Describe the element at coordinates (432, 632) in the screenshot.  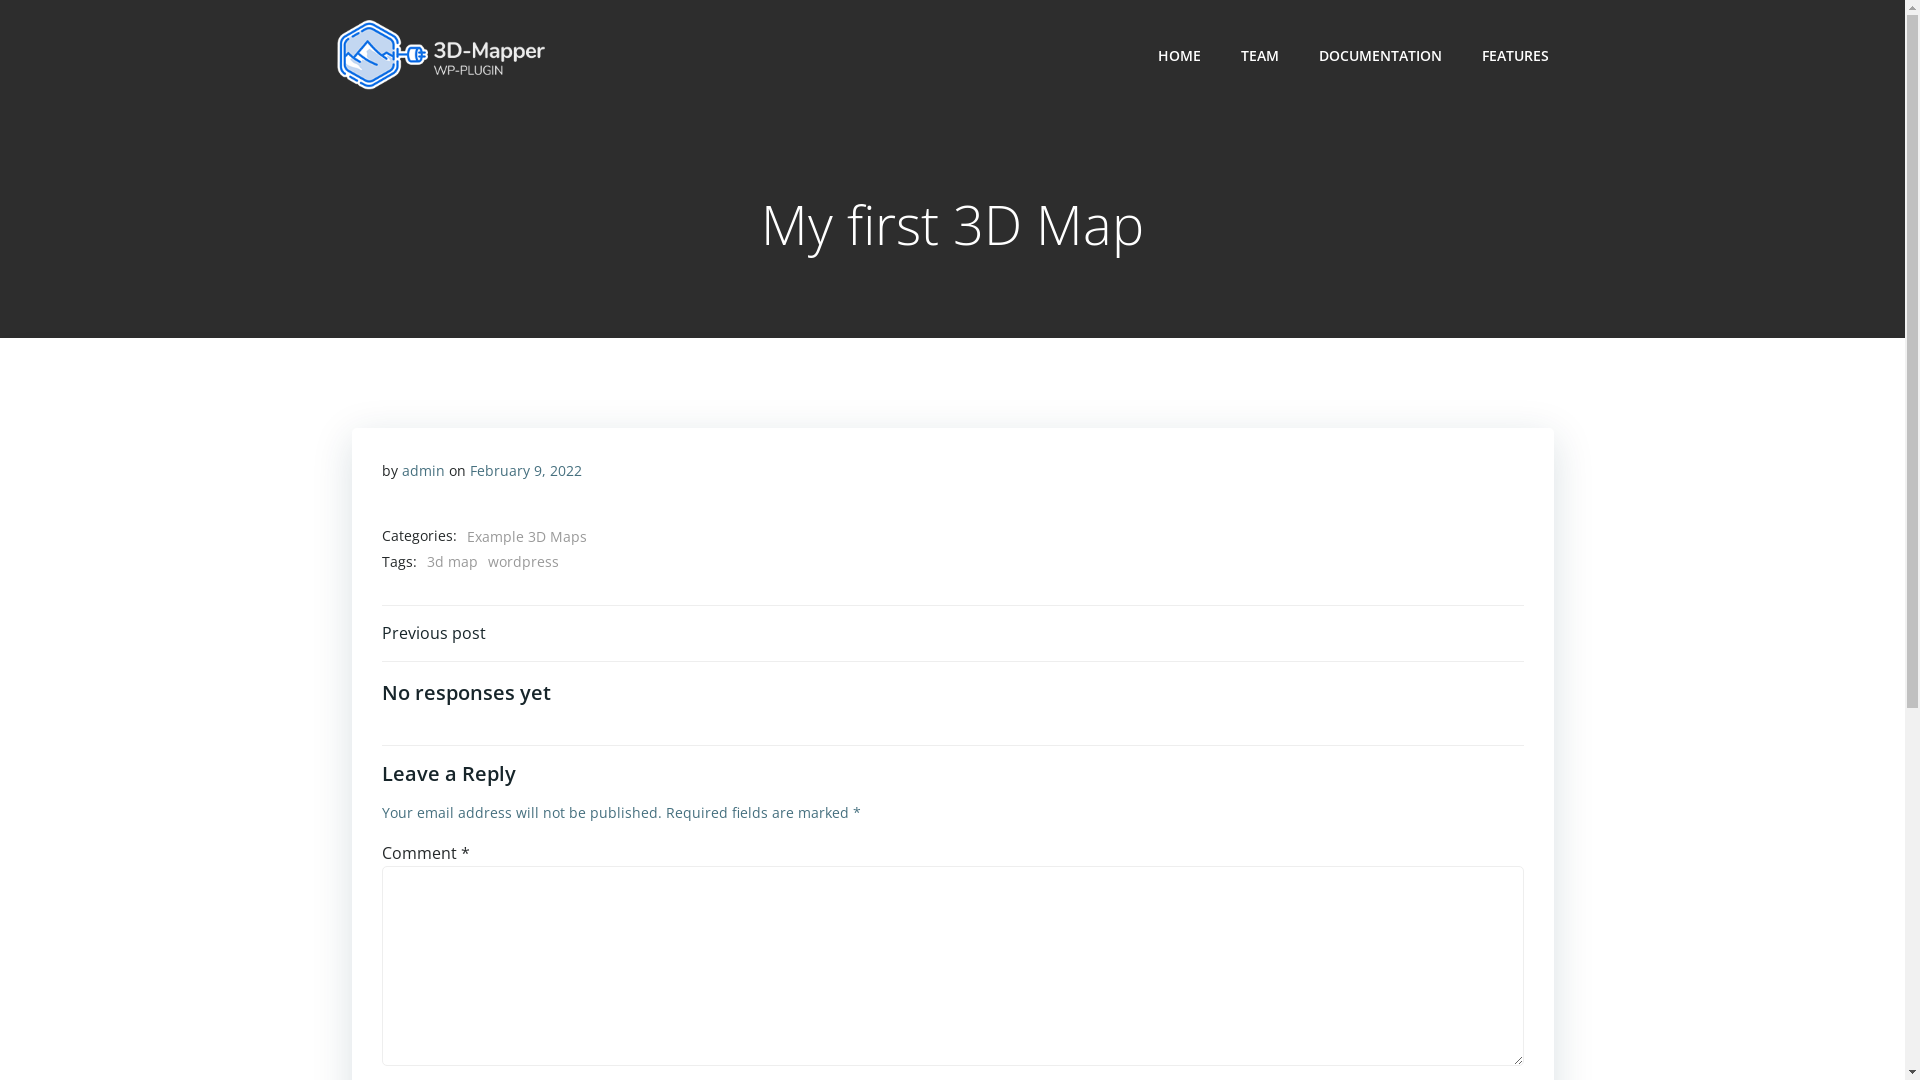
I see `'Previous post'` at that location.